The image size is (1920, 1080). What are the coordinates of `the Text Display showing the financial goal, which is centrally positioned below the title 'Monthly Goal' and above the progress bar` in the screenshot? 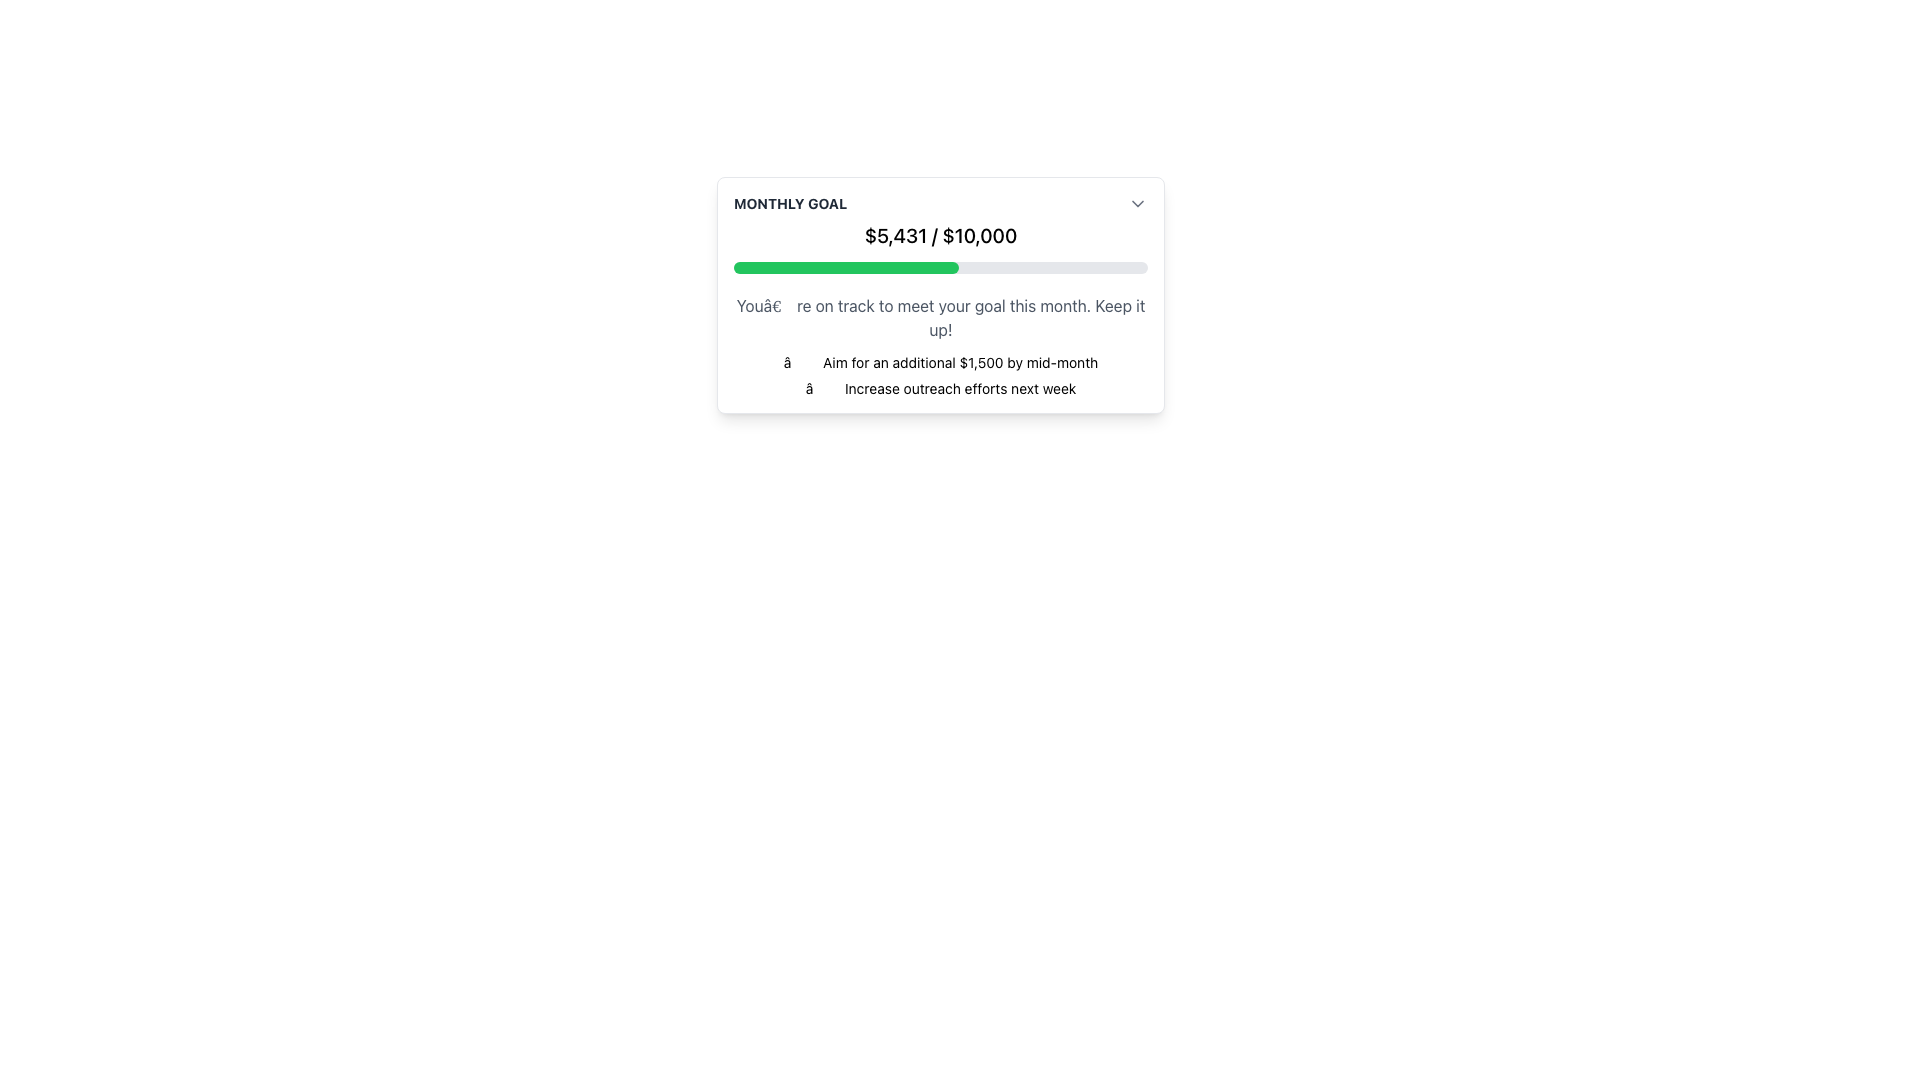 It's located at (939, 234).